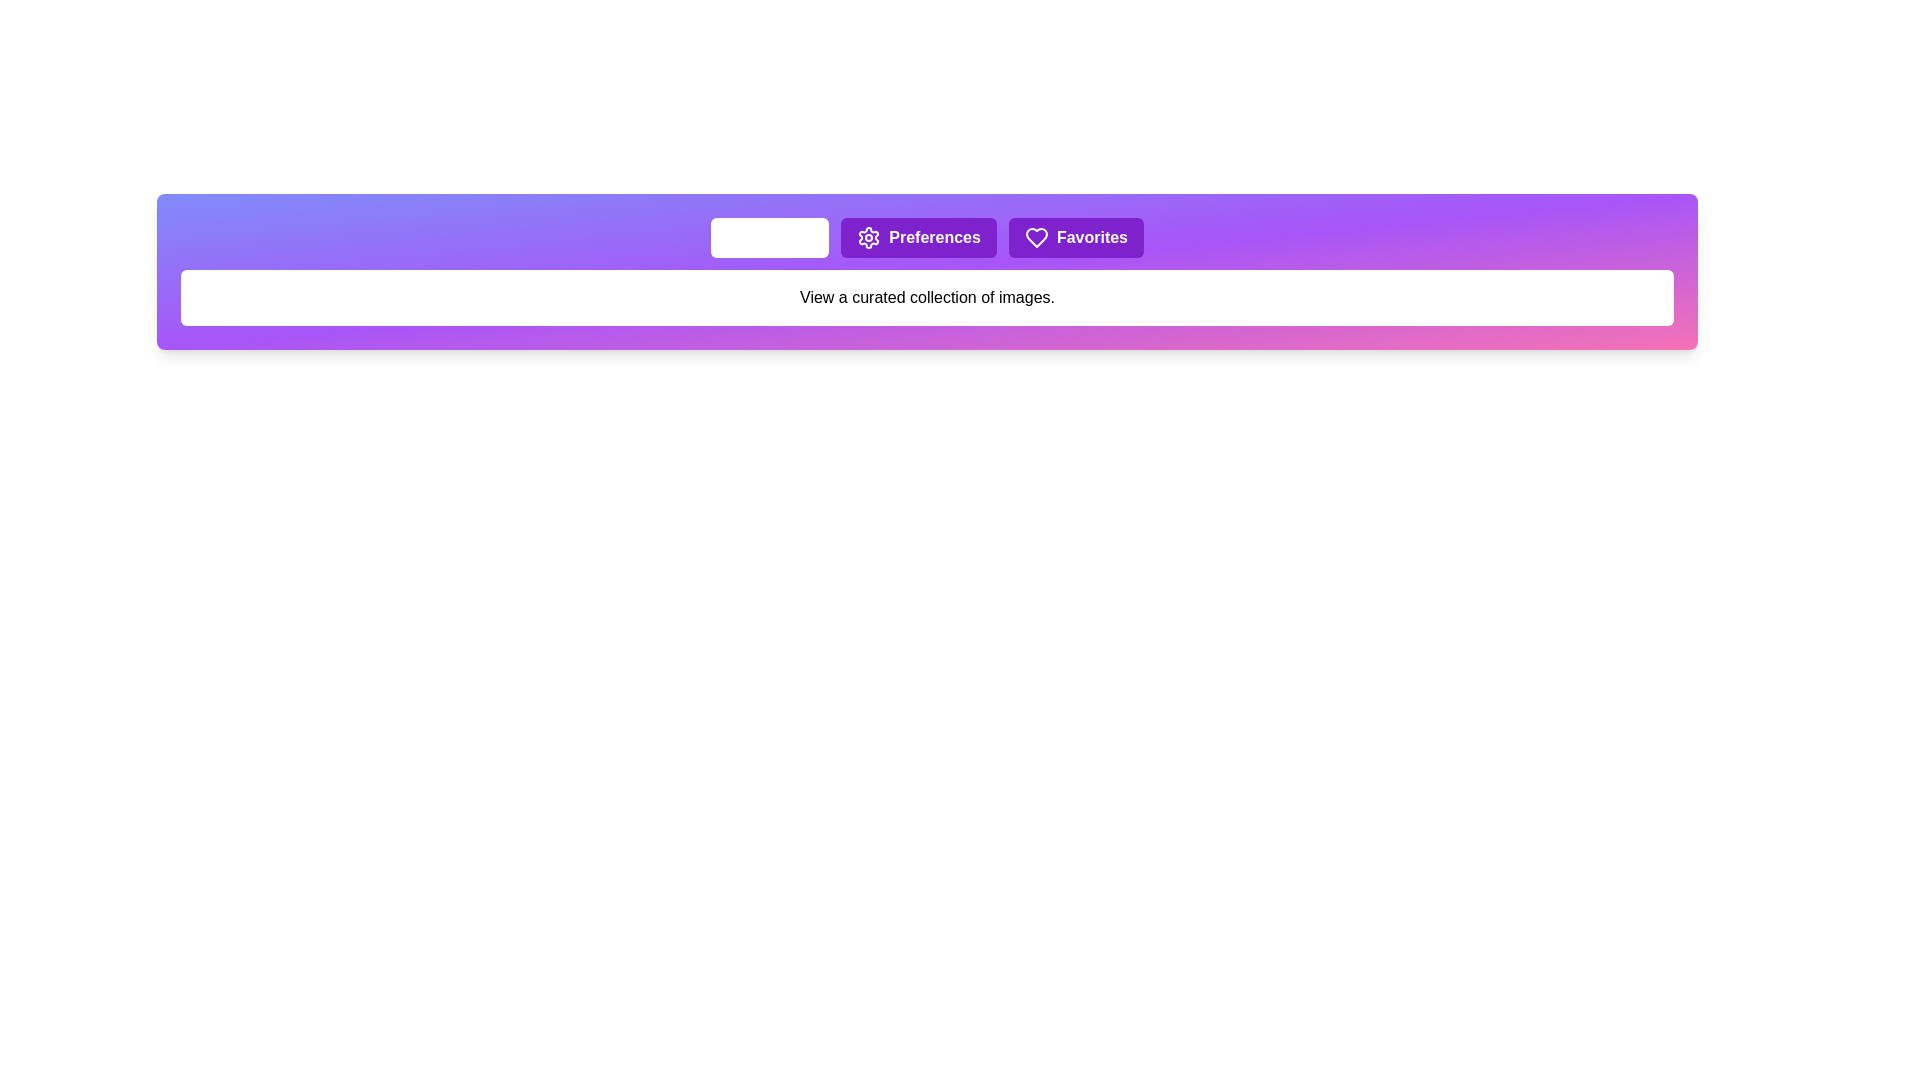 This screenshot has width=1920, height=1080. Describe the element at coordinates (768, 237) in the screenshot. I see `the tab labeled Gallery` at that location.